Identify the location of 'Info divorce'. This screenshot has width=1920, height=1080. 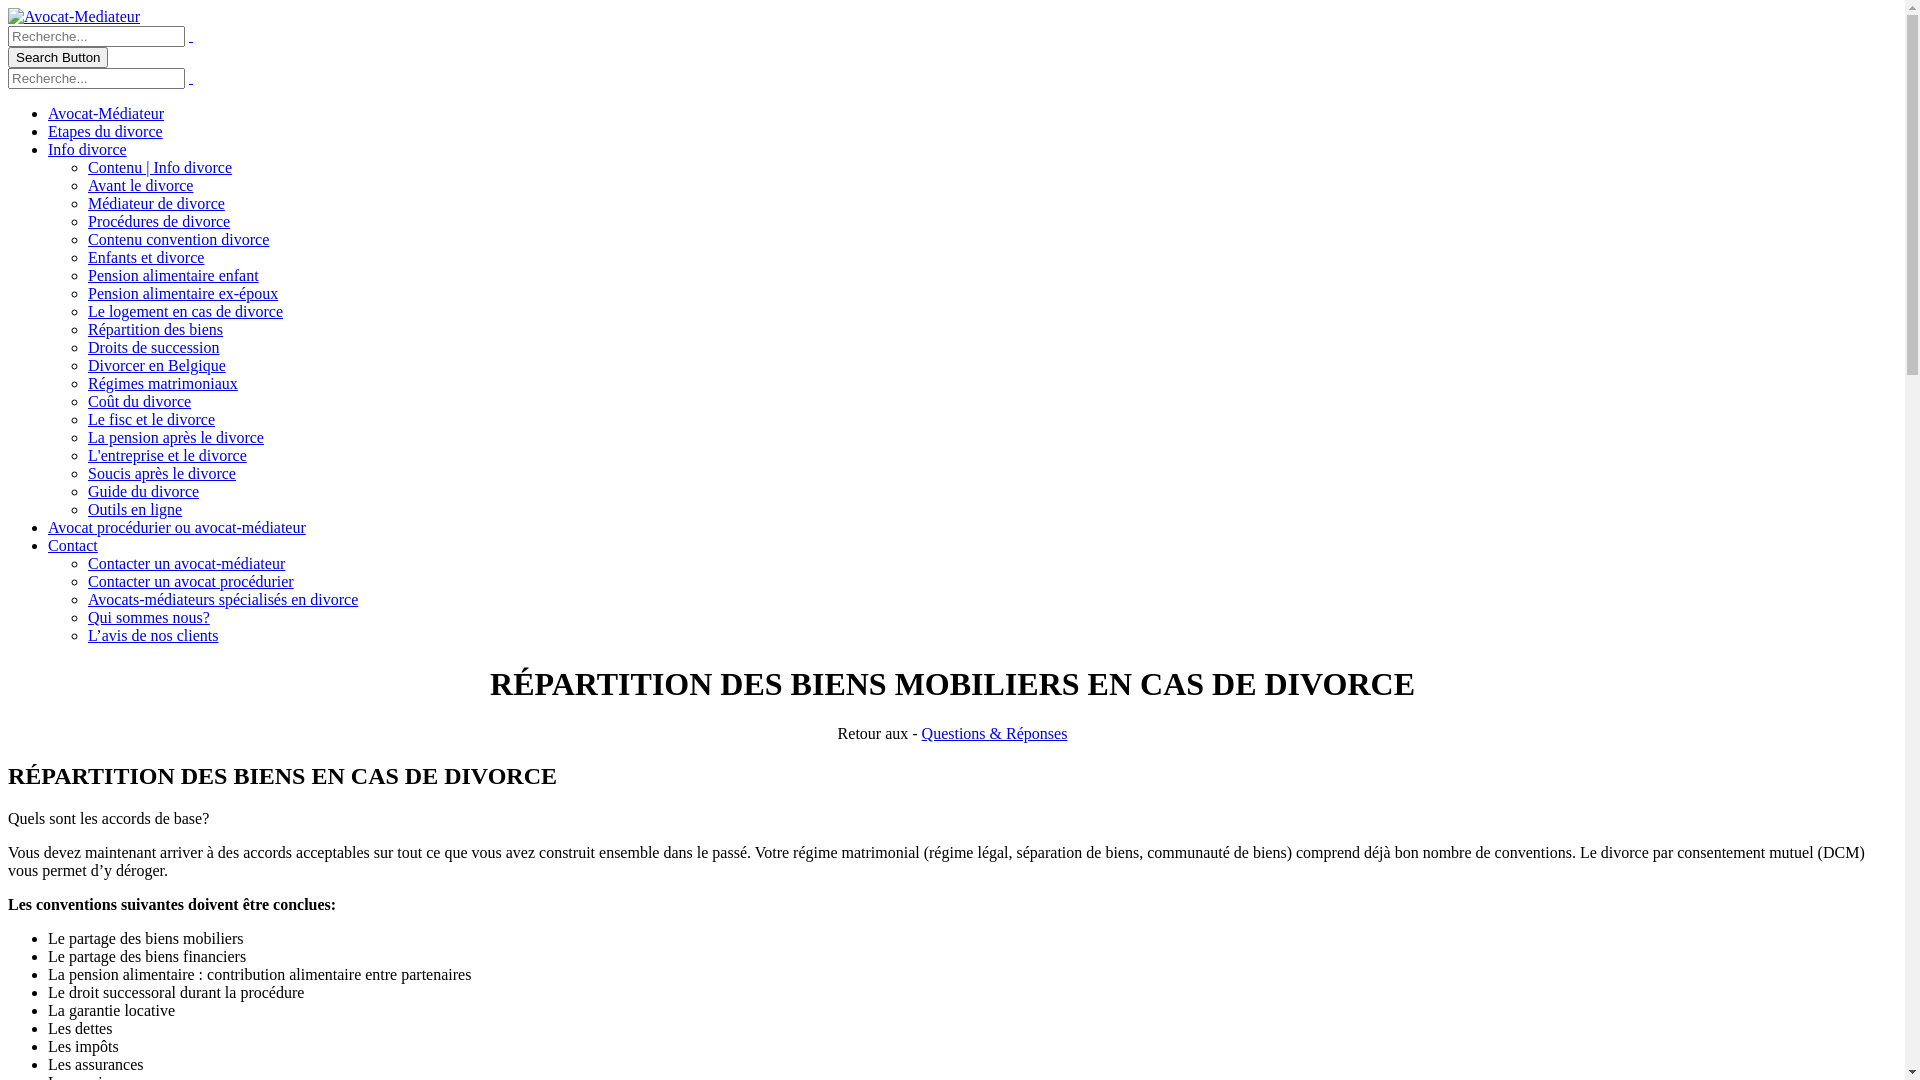
(86, 148).